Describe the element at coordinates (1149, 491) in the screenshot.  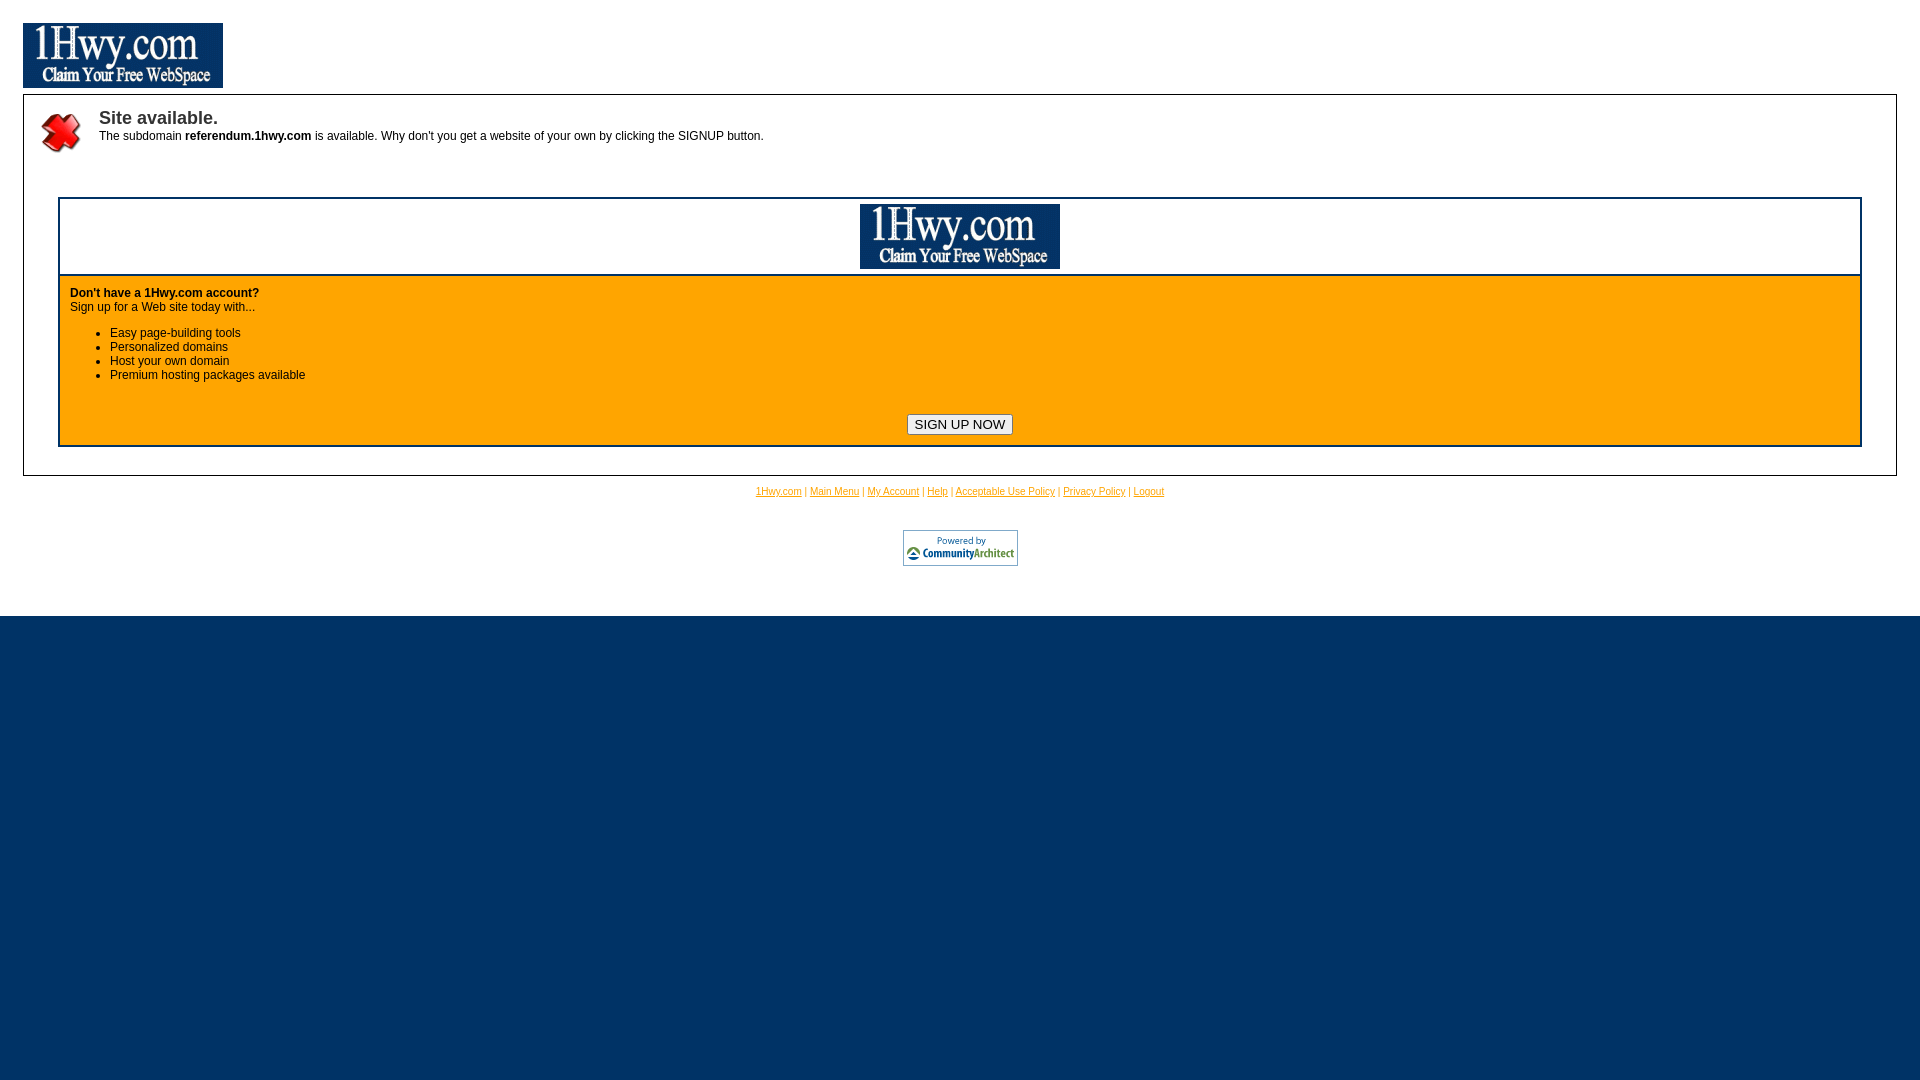
I see `'Logout'` at that location.